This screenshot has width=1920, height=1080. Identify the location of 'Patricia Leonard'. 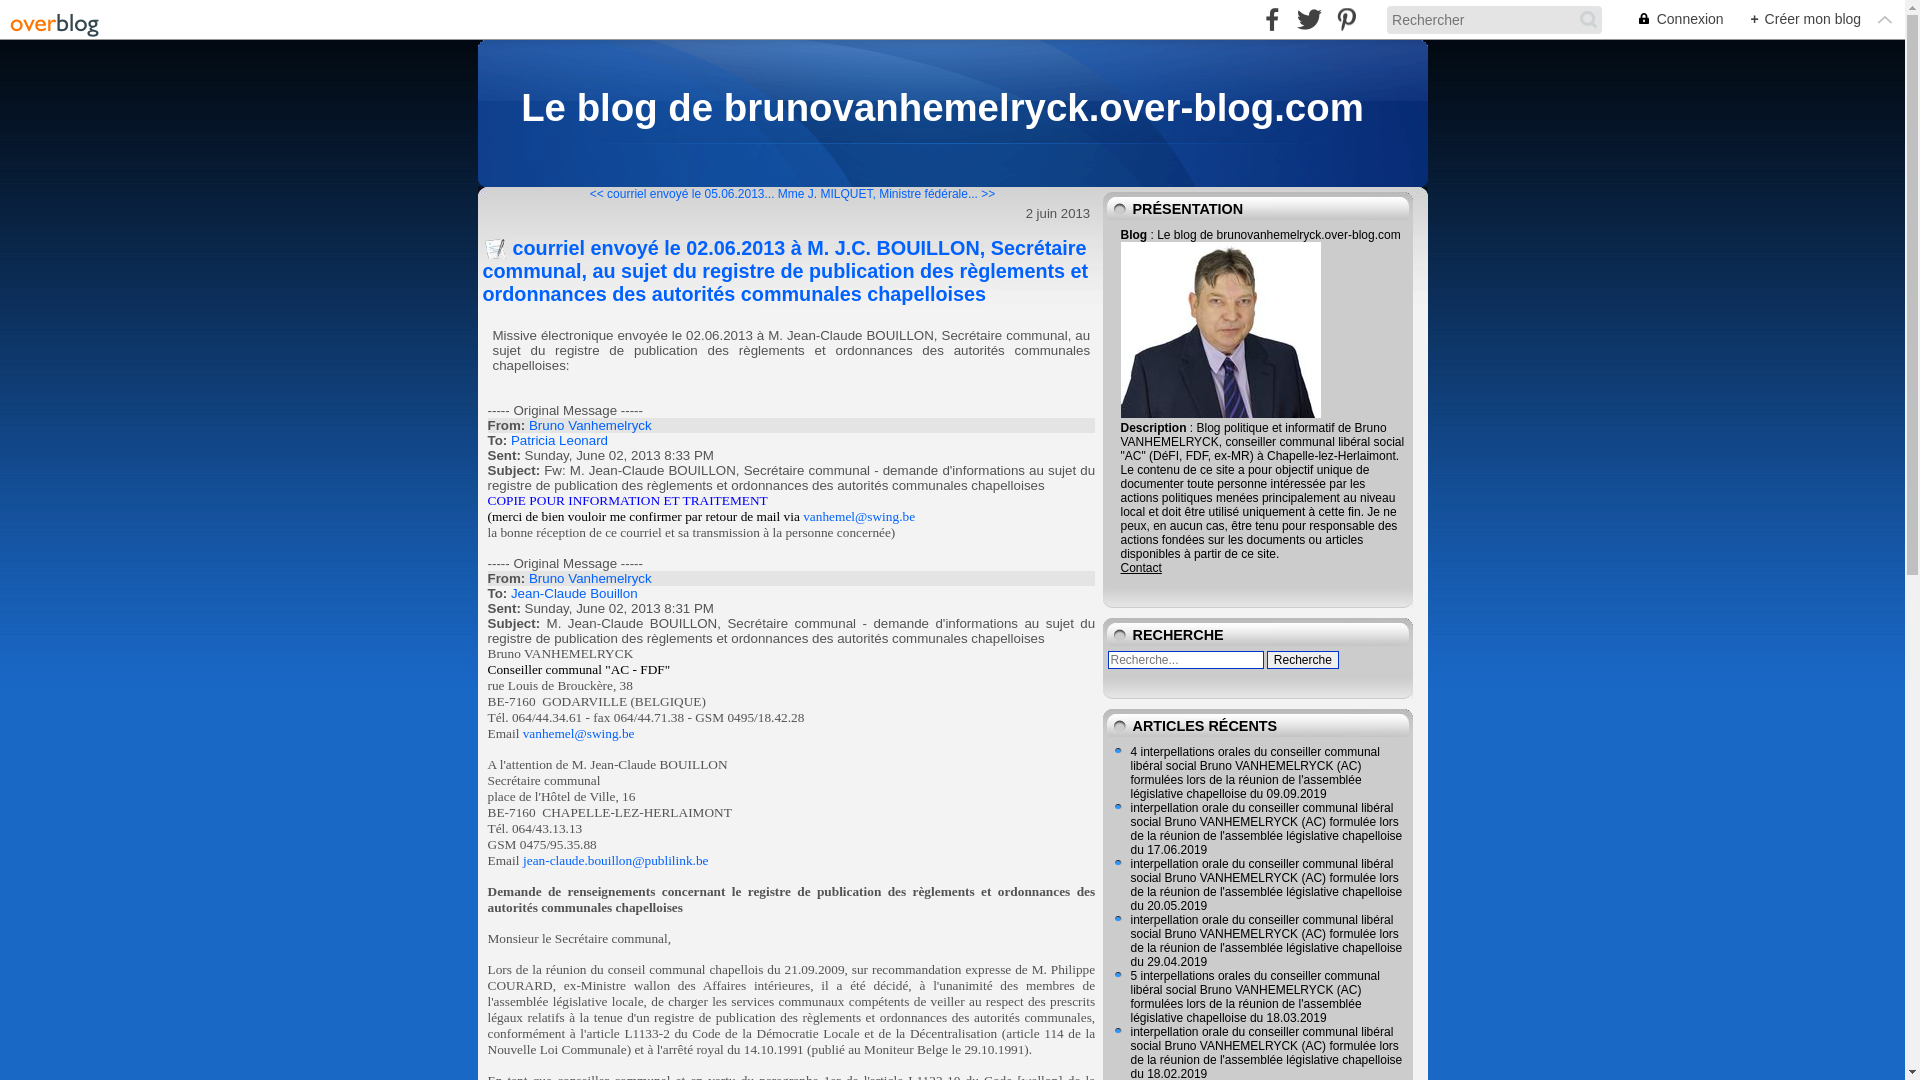
(559, 439).